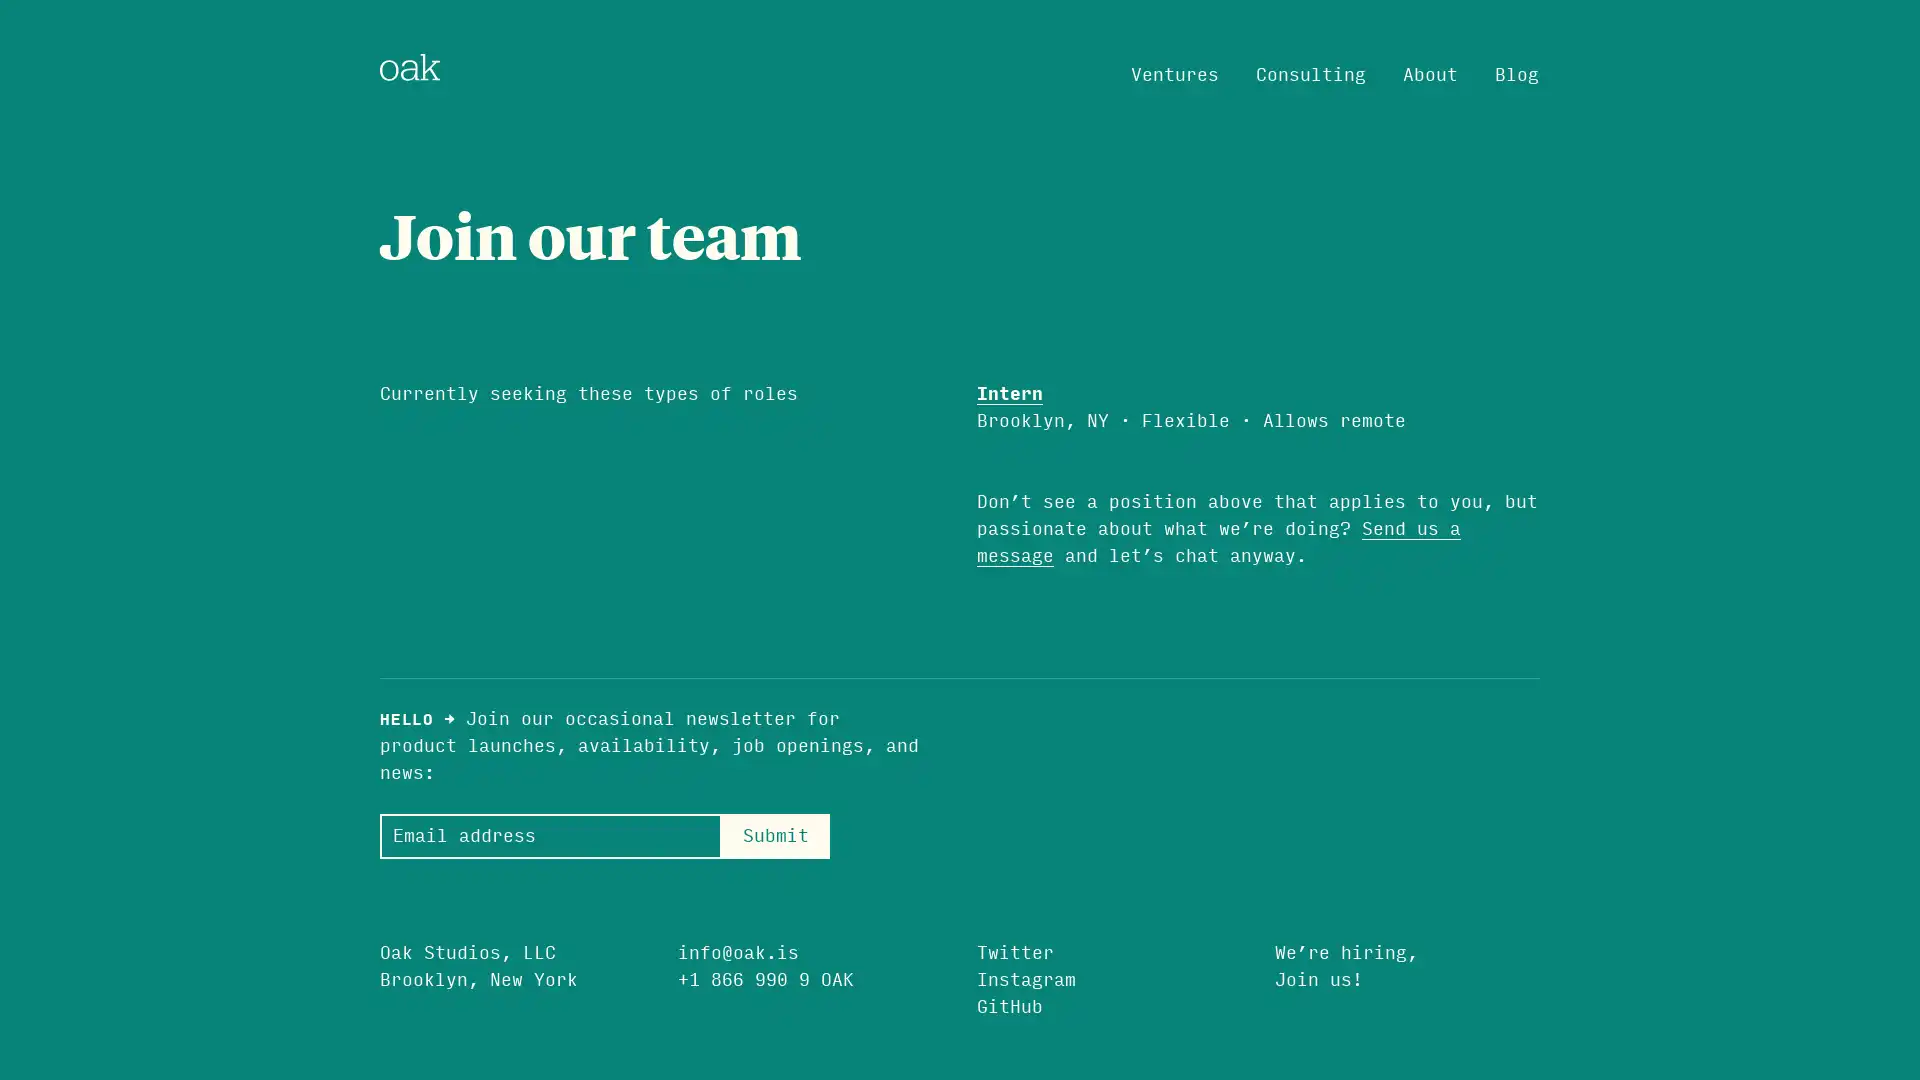 This screenshot has height=1080, width=1920. What do you see at coordinates (774, 835) in the screenshot?
I see `Submit` at bounding box center [774, 835].